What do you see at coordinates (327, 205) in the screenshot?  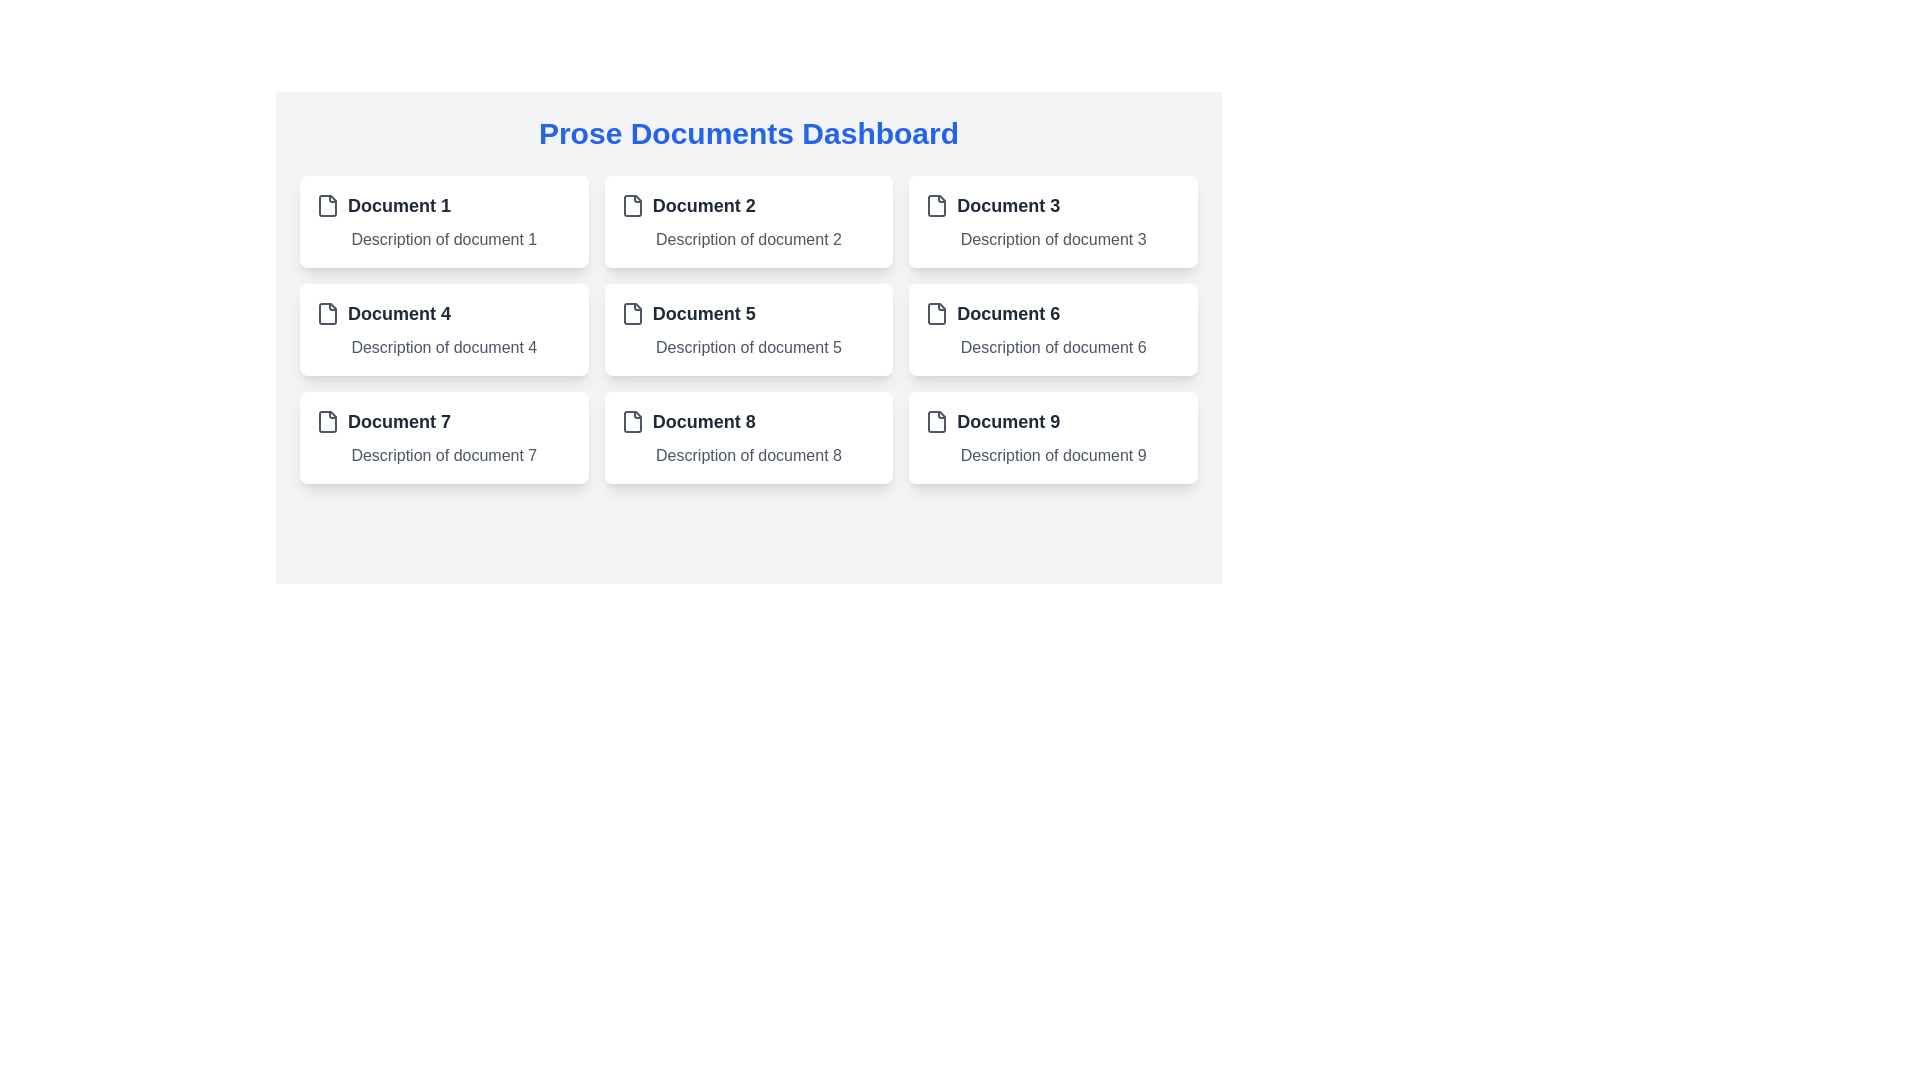 I see `the document icon located in the top-left corner of the dashboard interface under the card labeled 'Document 1.'` at bounding box center [327, 205].